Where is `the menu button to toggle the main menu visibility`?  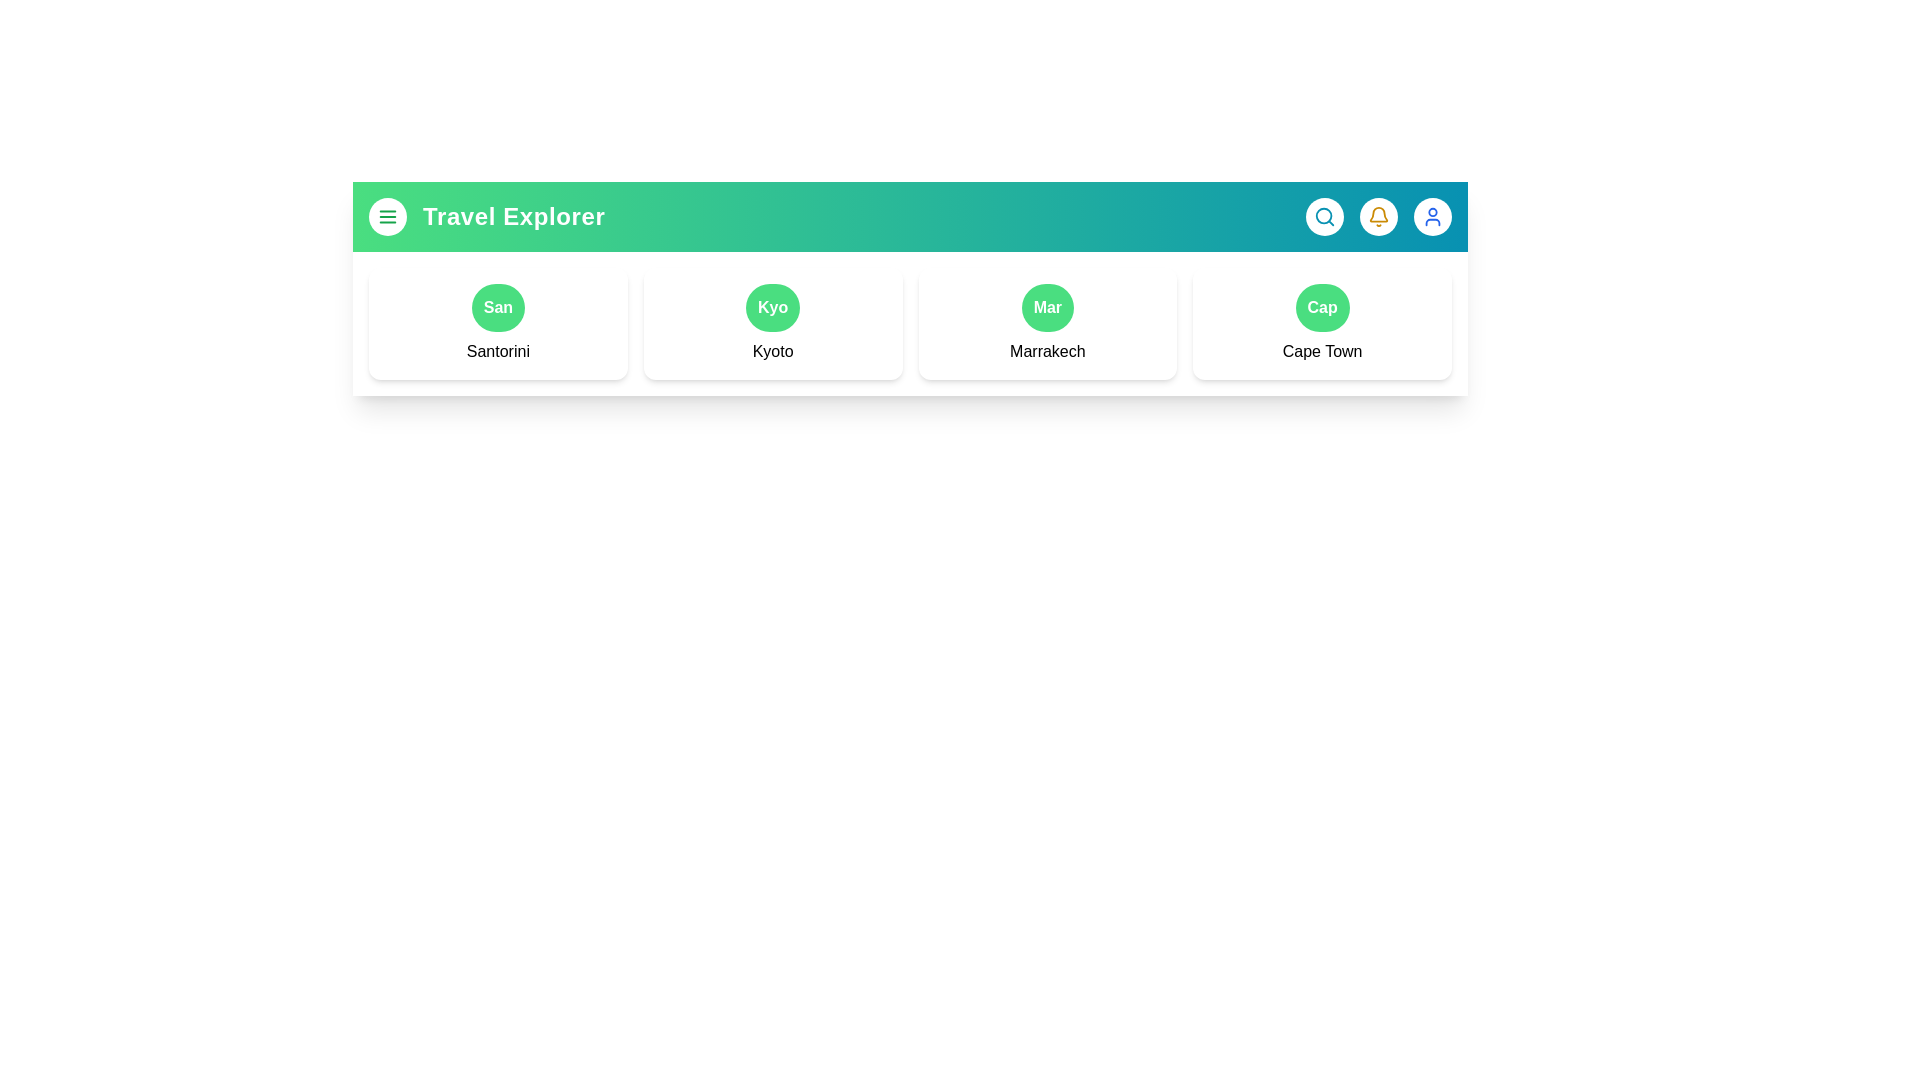 the menu button to toggle the main menu visibility is located at coordinates (388, 216).